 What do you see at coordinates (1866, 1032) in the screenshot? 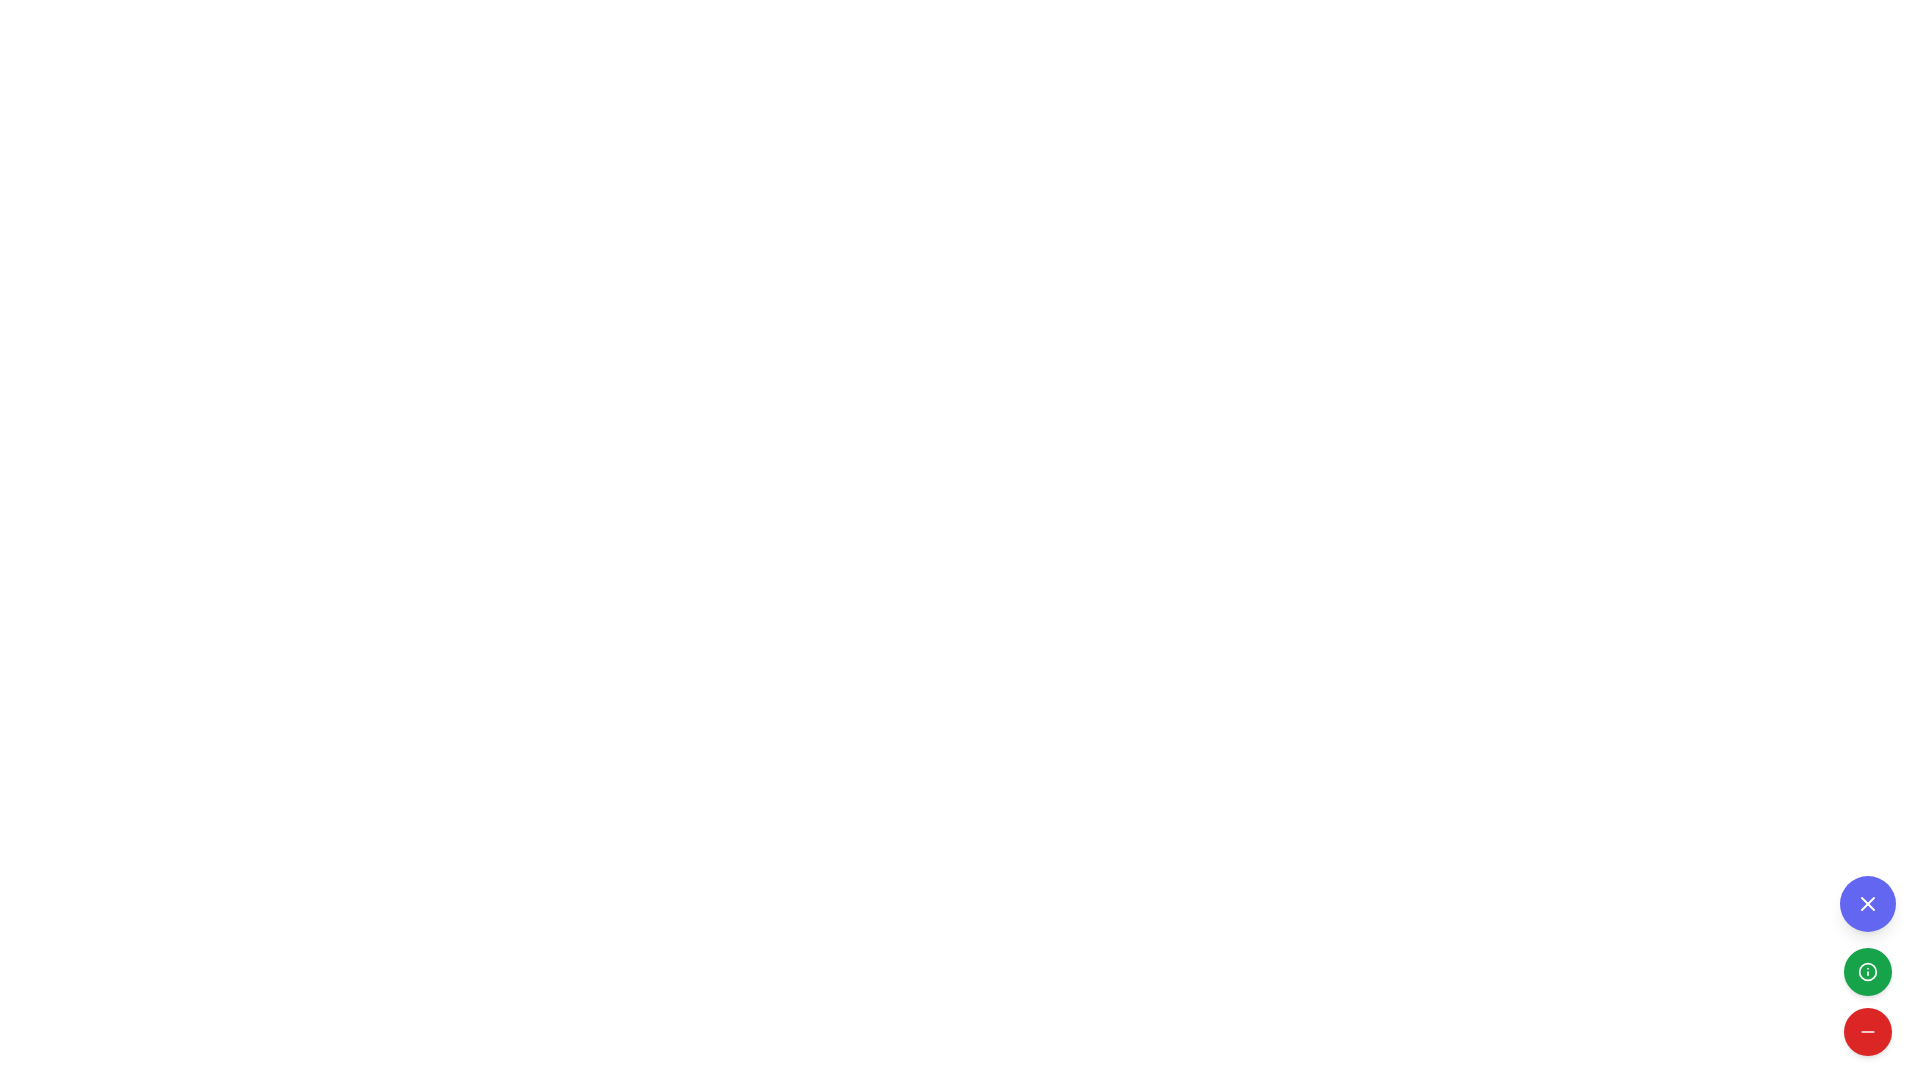
I see `the red circular button with a white horizontal minus symbol` at bounding box center [1866, 1032].